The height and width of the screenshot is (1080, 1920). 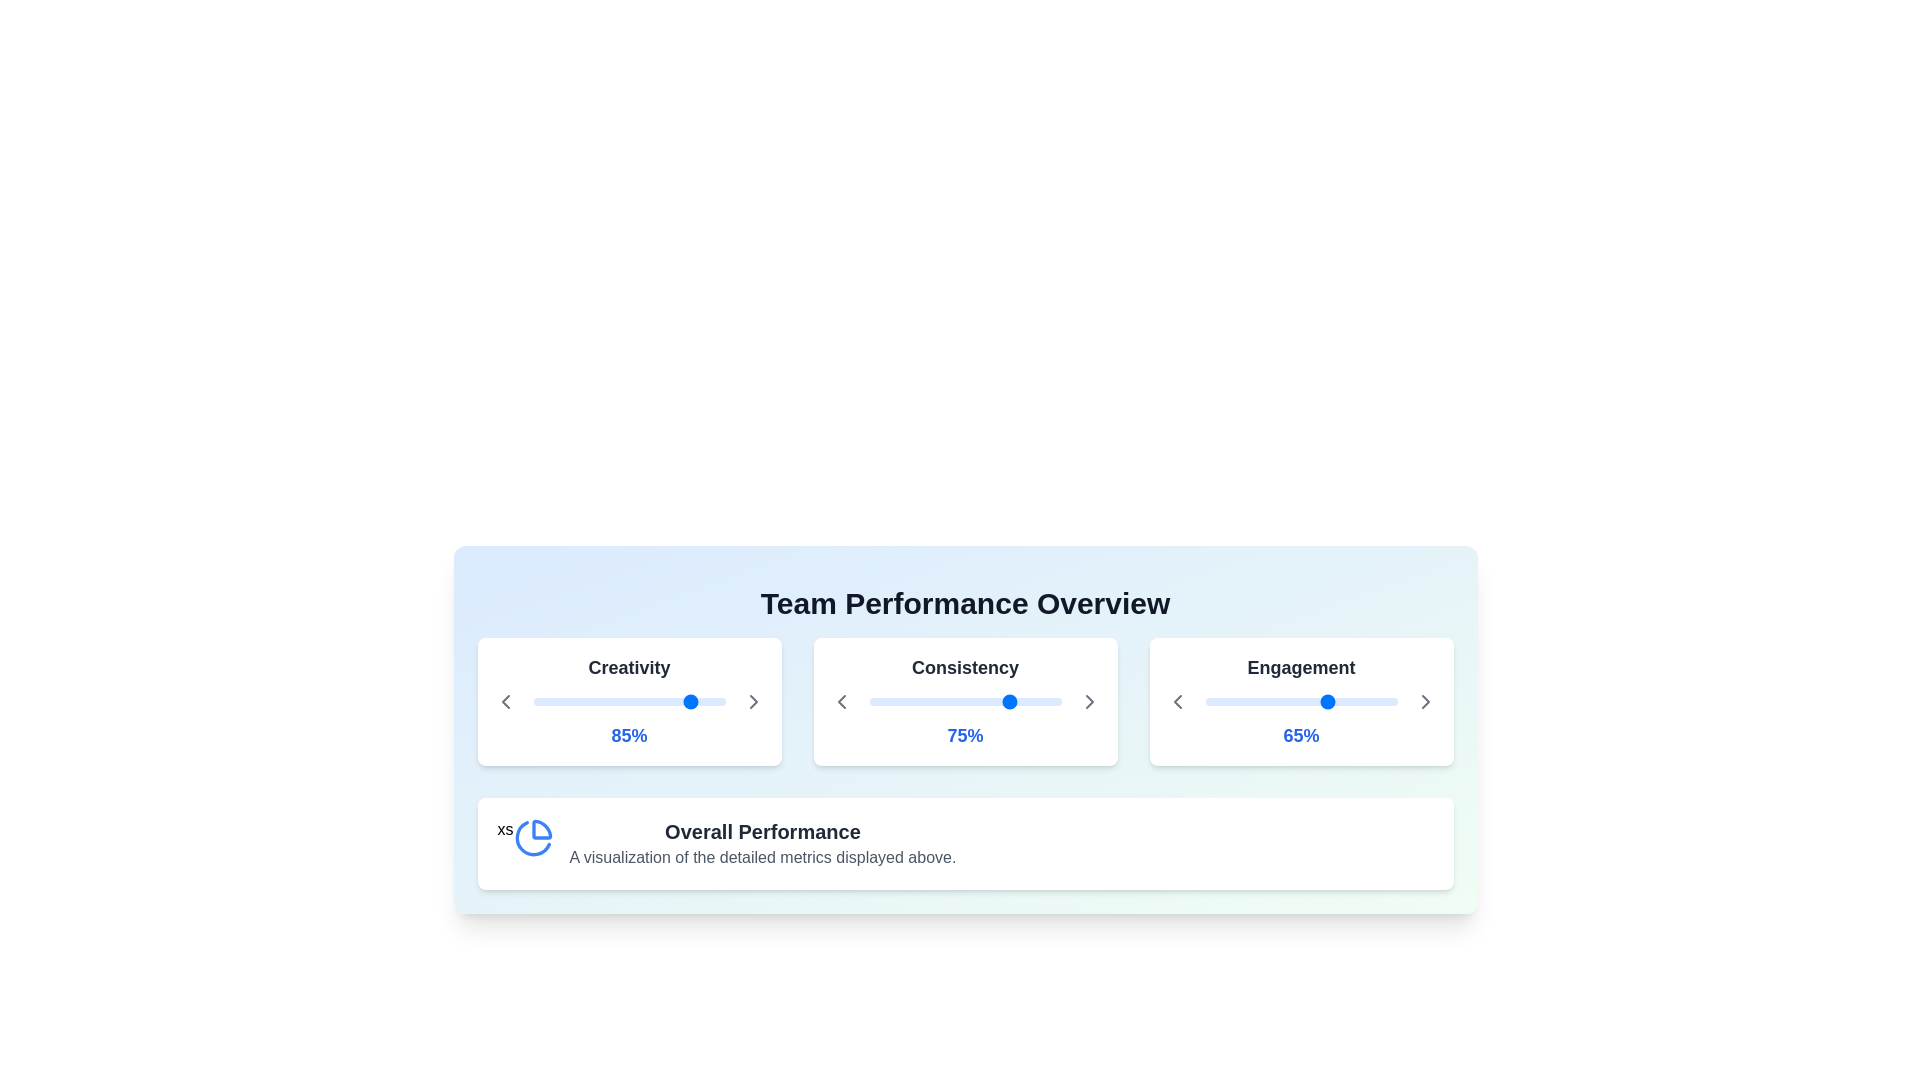 I want to click on the slider value, so click(x=595, y=701).